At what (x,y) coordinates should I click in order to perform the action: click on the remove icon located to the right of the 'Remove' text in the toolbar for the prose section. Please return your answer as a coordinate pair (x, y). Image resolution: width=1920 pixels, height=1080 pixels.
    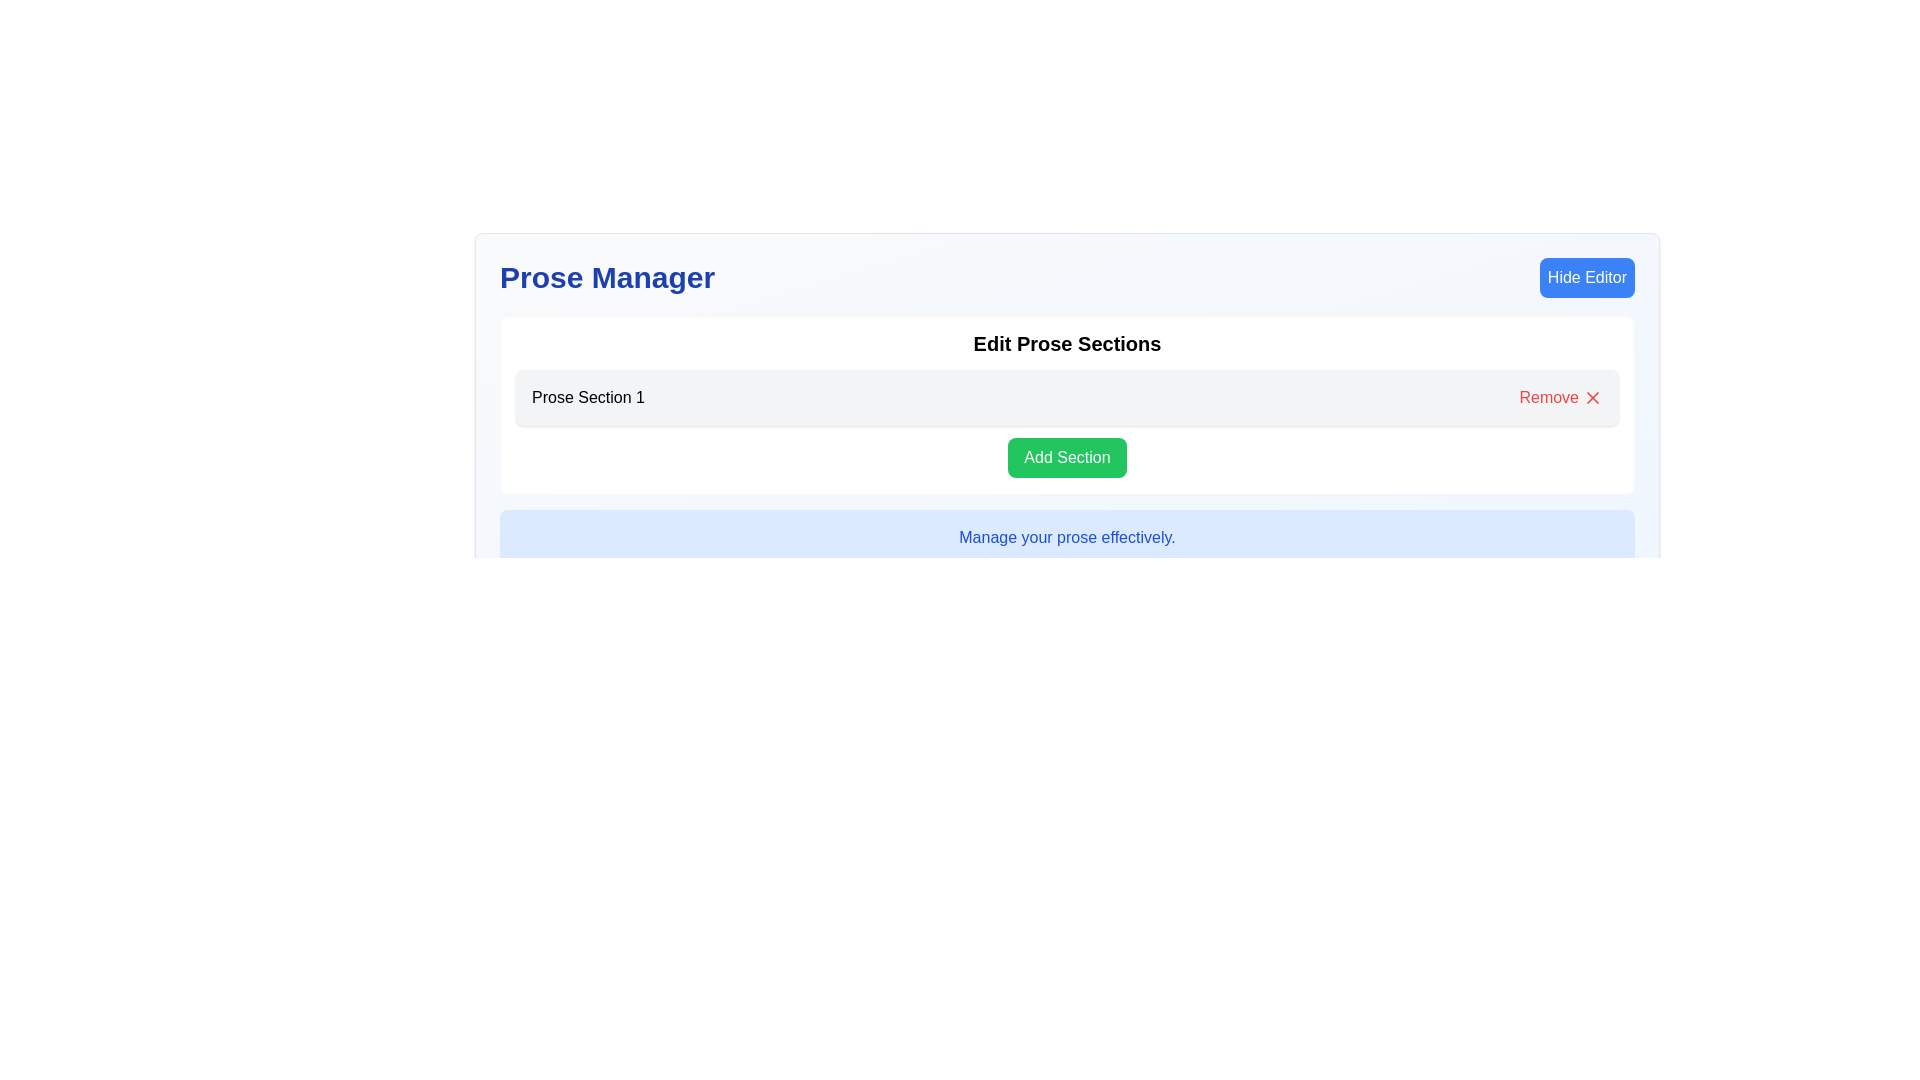
    Looking at the image, I should click on (1592, 397).